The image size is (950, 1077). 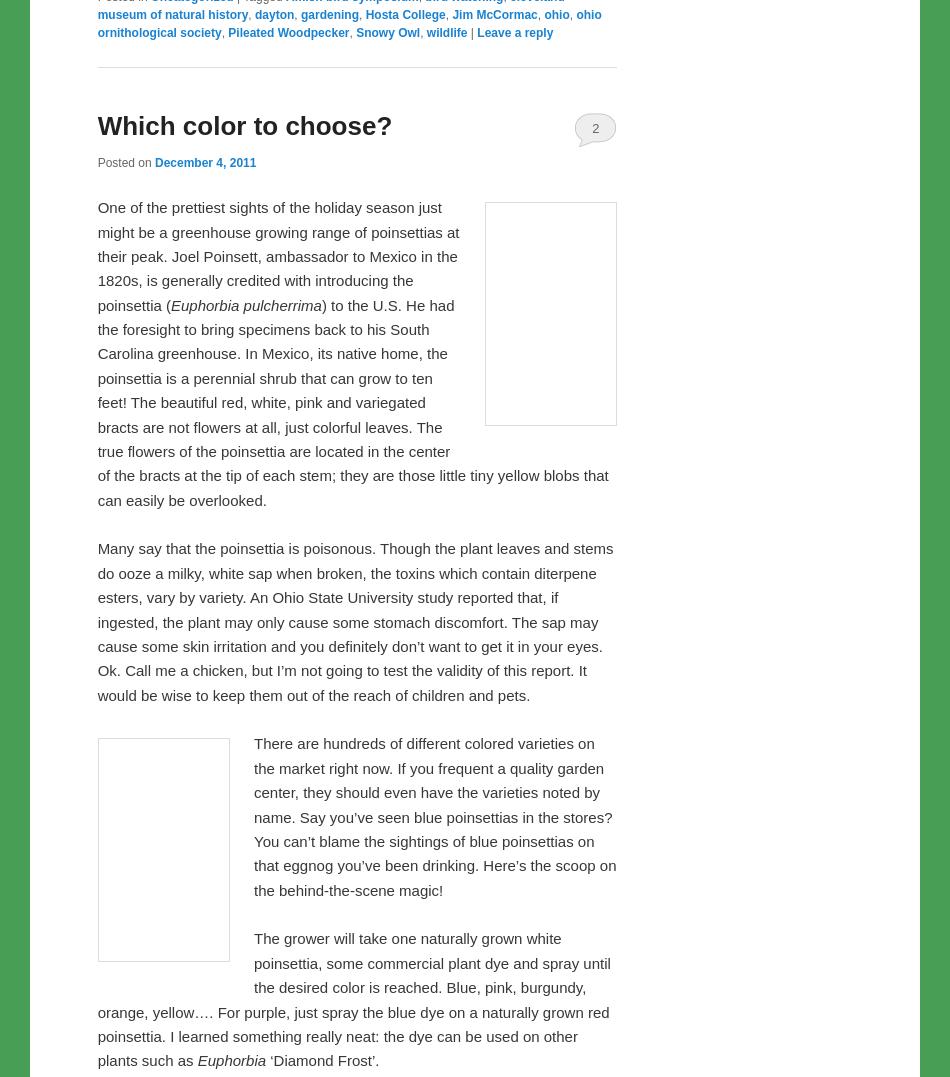 I want to click on 'Hosta College – Friday/Saturday, March 16 & 17', so click(x=96, y=86).